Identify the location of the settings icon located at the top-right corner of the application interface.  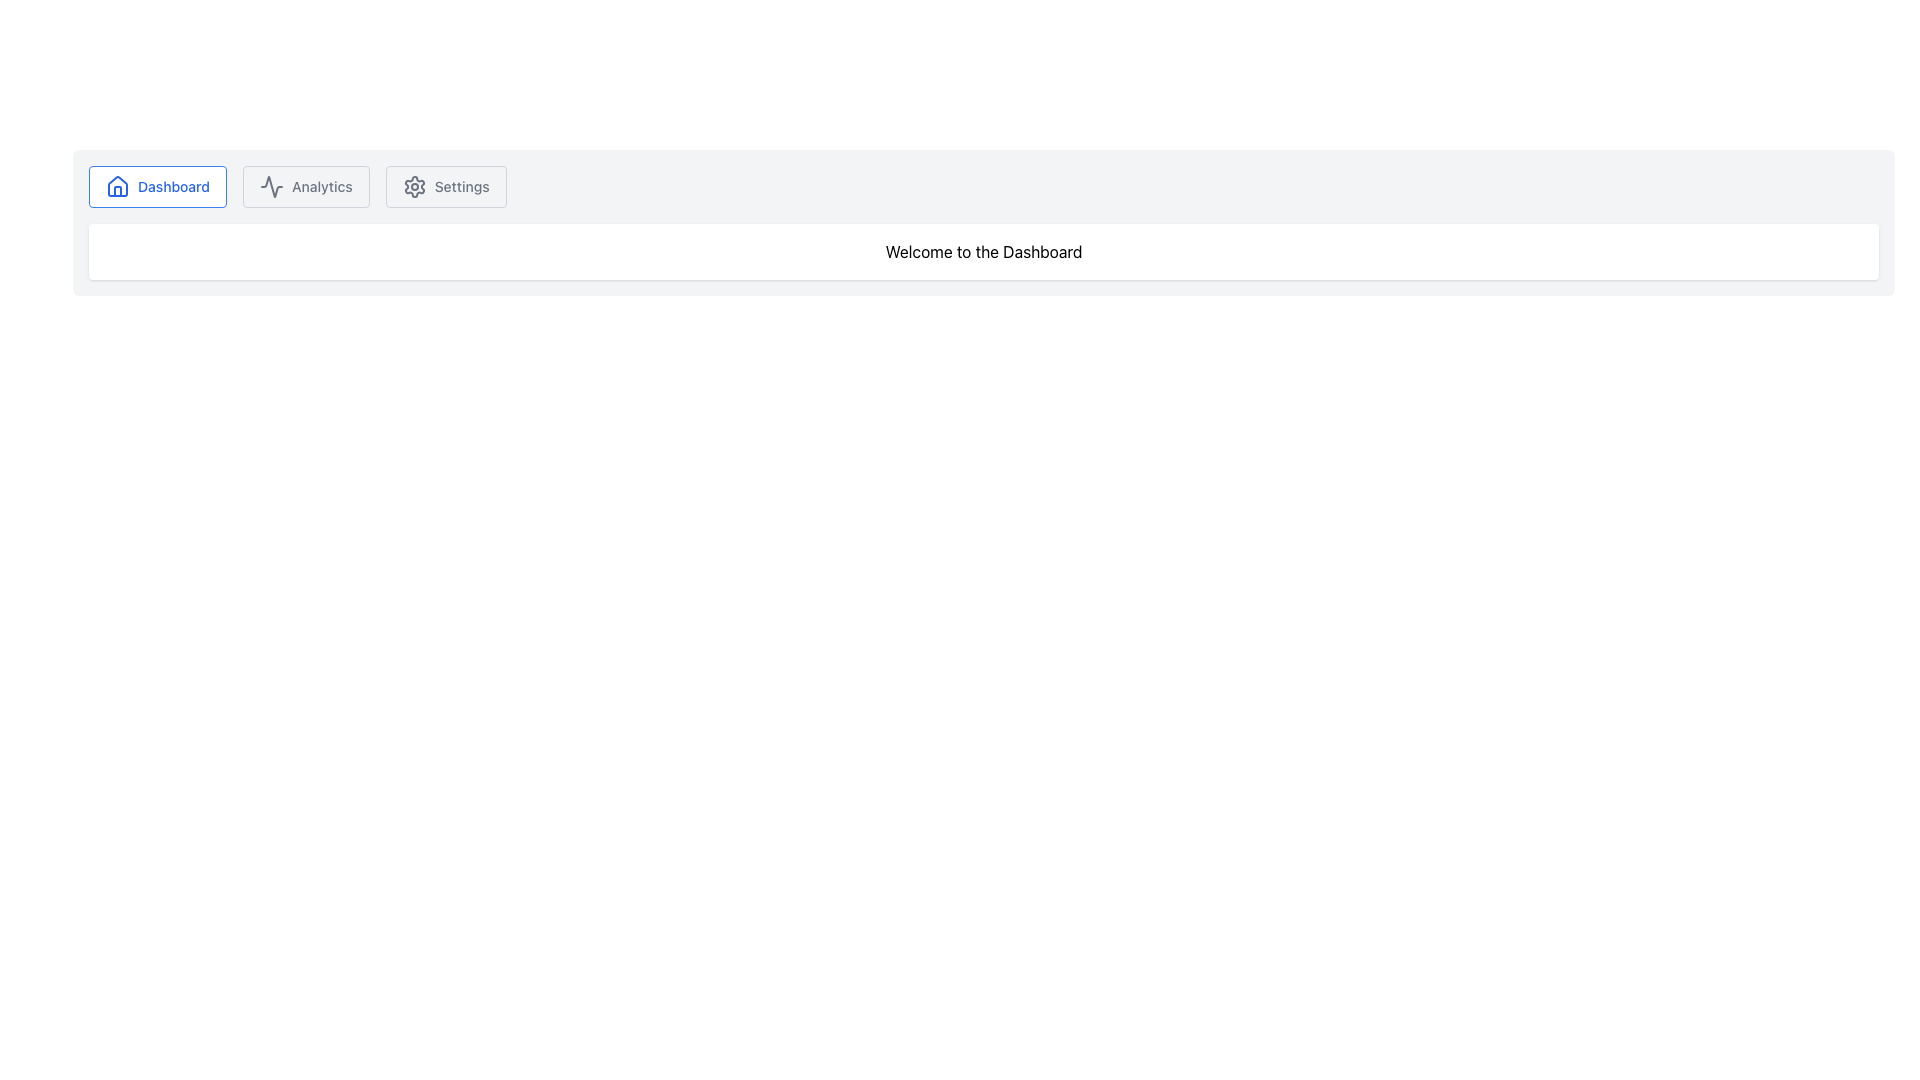
(413, 186).